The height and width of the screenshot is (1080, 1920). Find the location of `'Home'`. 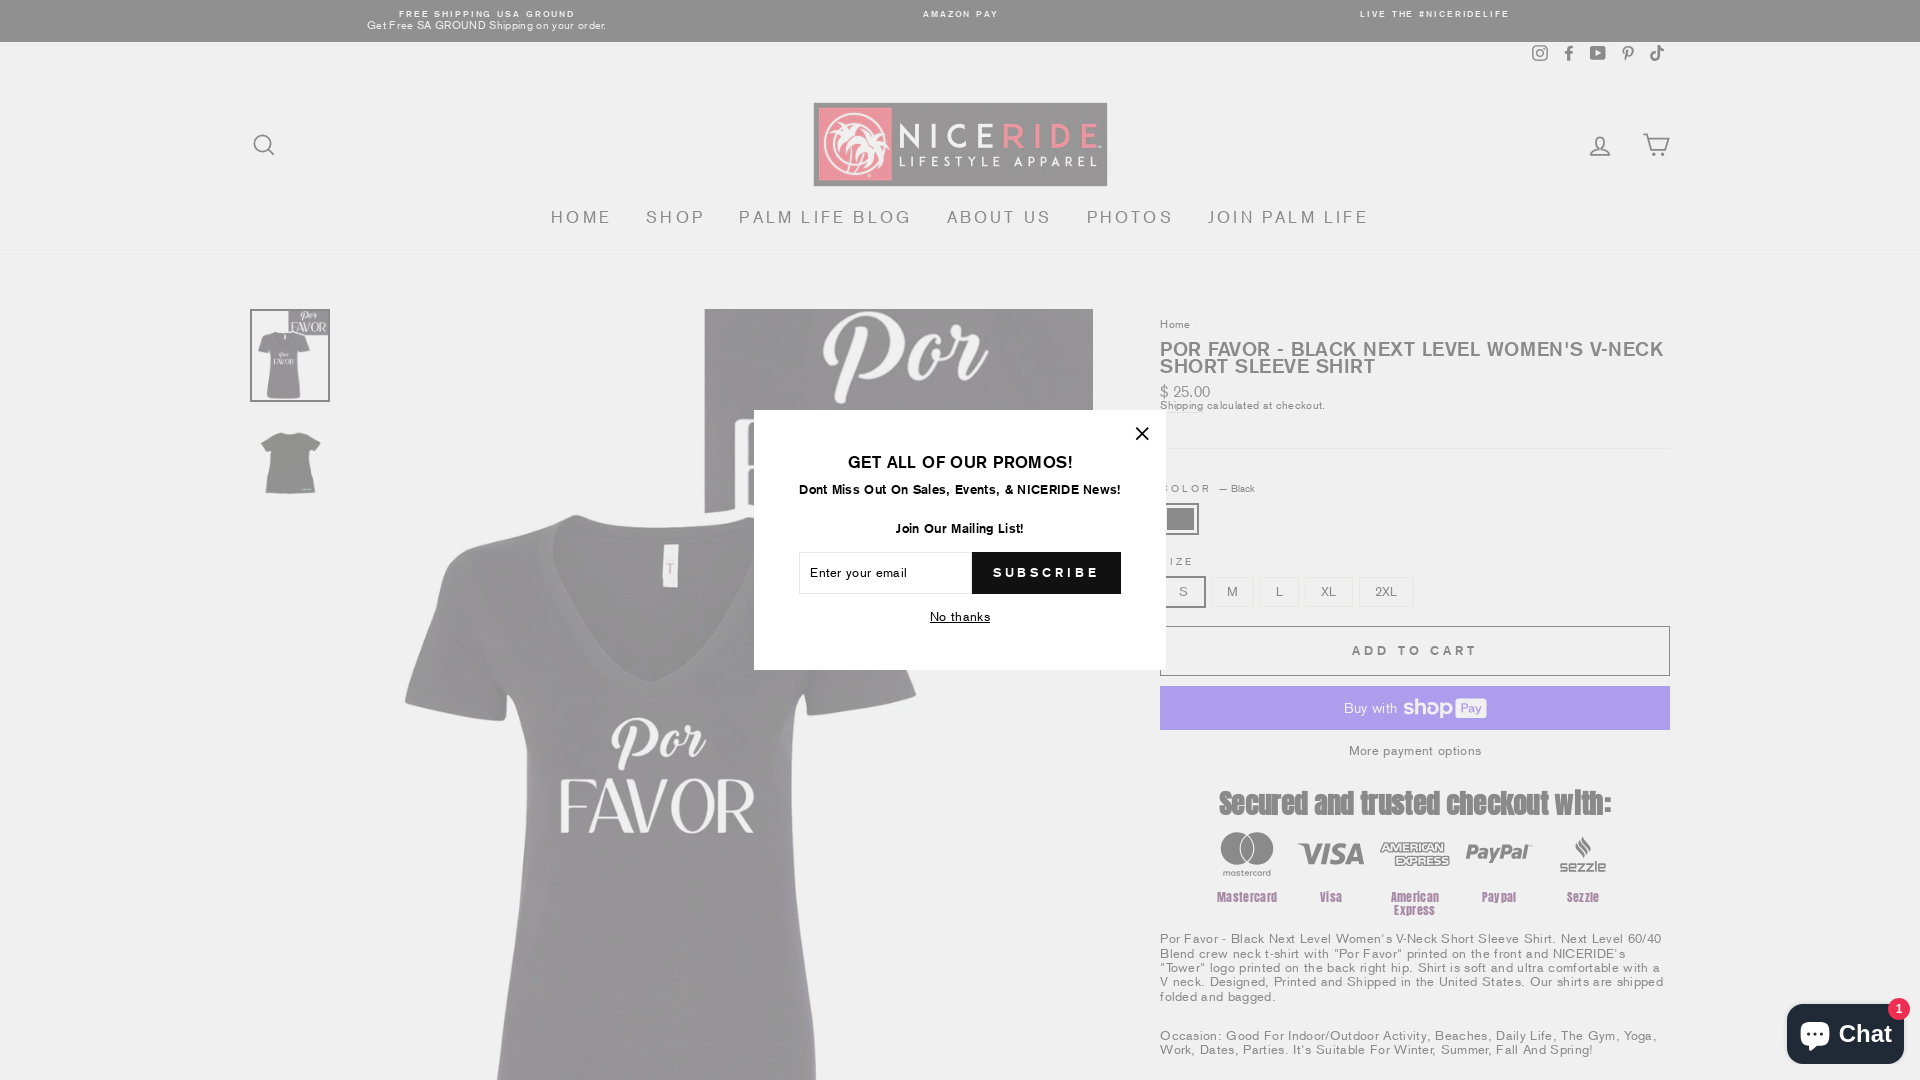

'Home' is located at coordinates (1175, 323).